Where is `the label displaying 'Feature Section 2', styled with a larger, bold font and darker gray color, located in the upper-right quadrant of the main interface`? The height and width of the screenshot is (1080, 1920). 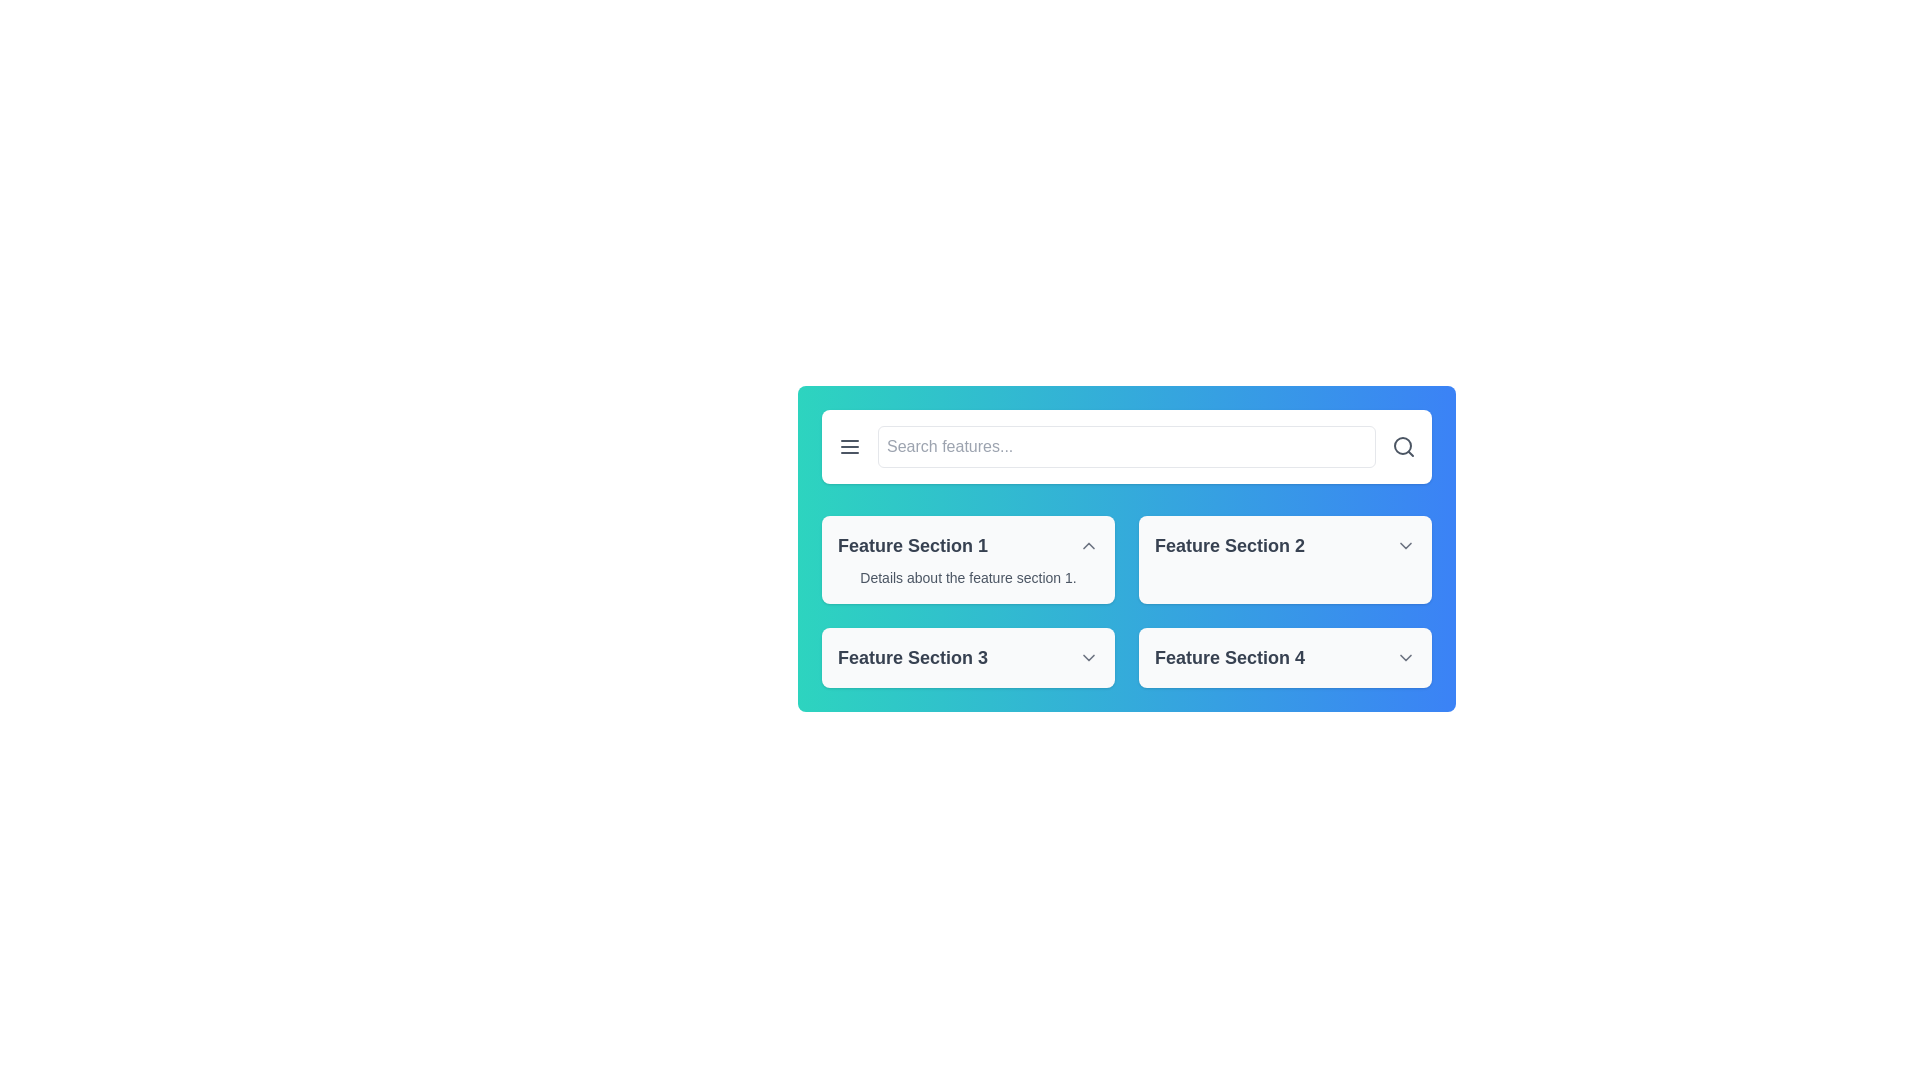 the label displaying 'Feature Section 2', styled with a larger, bold font and darker gray color, located in the upper-right quadrant of the main interface is located at coordinates (1228, 546).